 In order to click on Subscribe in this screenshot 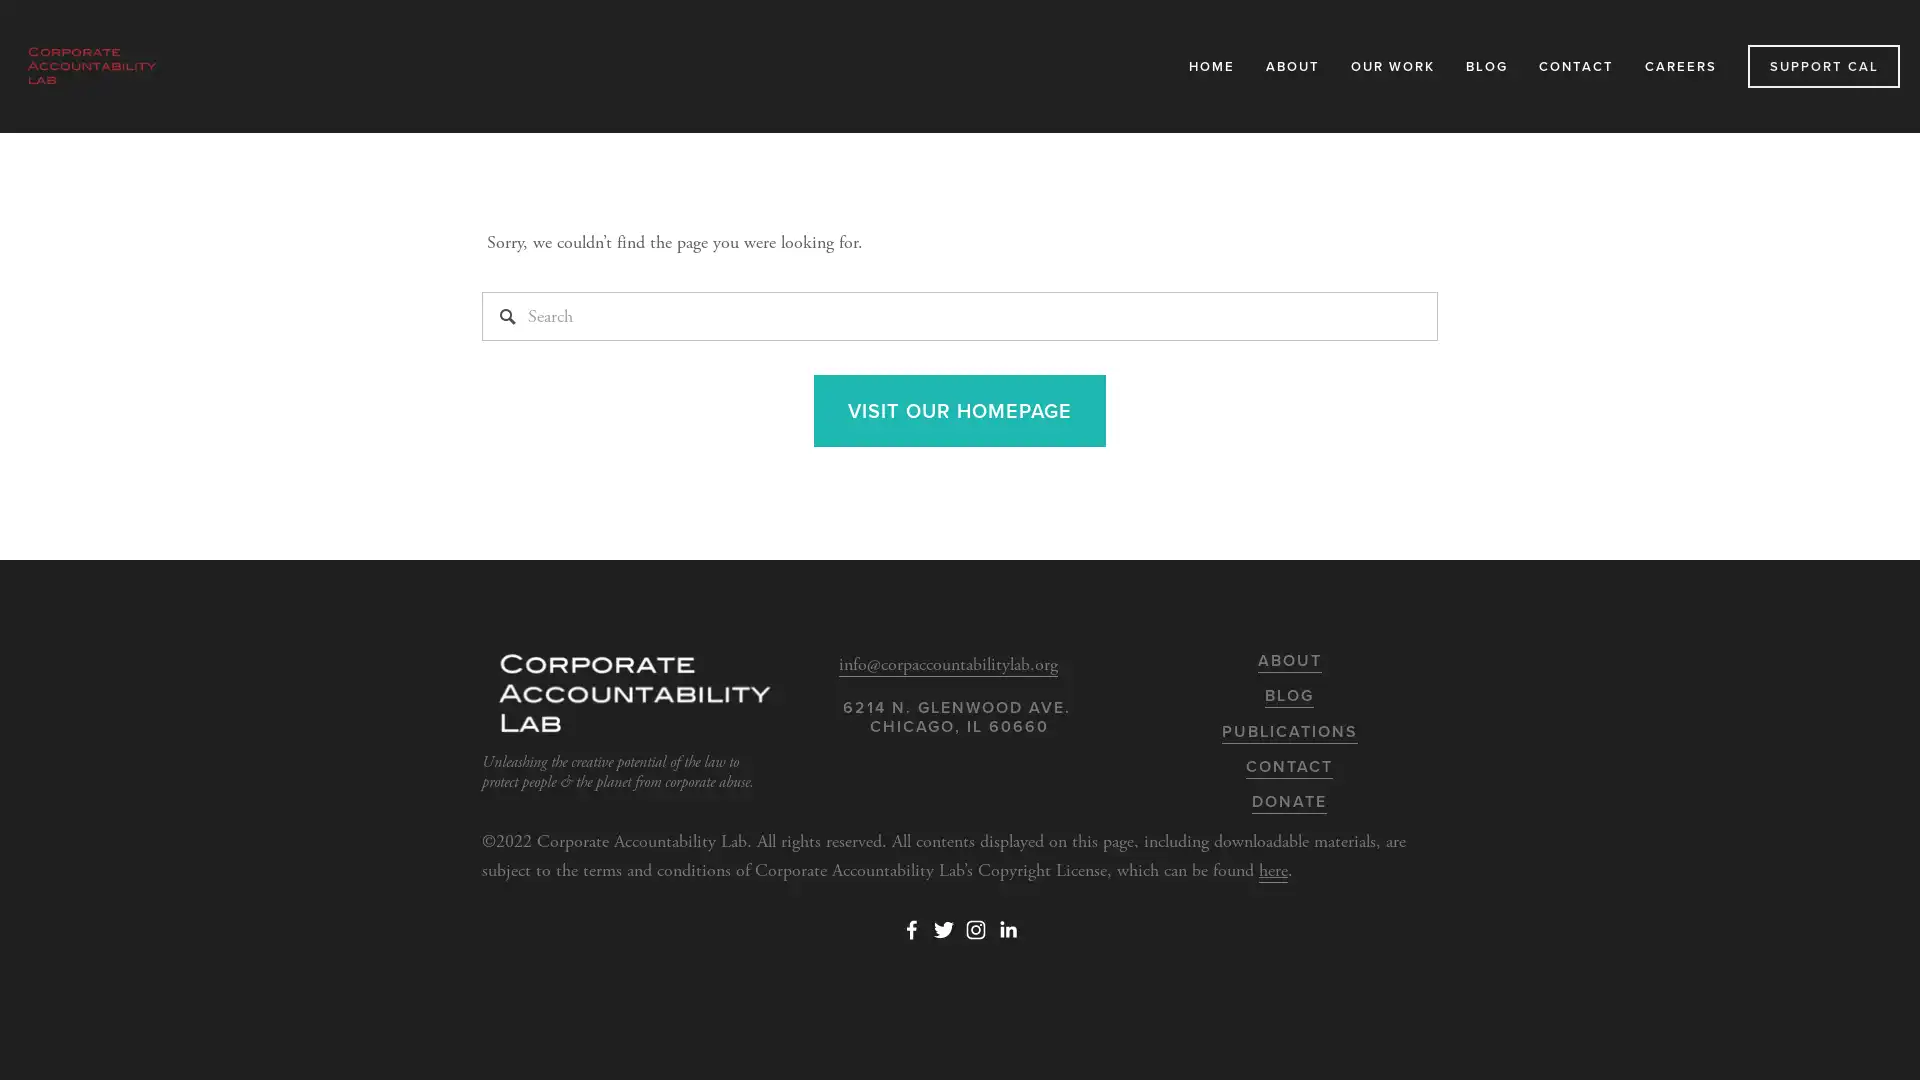, I will do `click(1129, 526)`.